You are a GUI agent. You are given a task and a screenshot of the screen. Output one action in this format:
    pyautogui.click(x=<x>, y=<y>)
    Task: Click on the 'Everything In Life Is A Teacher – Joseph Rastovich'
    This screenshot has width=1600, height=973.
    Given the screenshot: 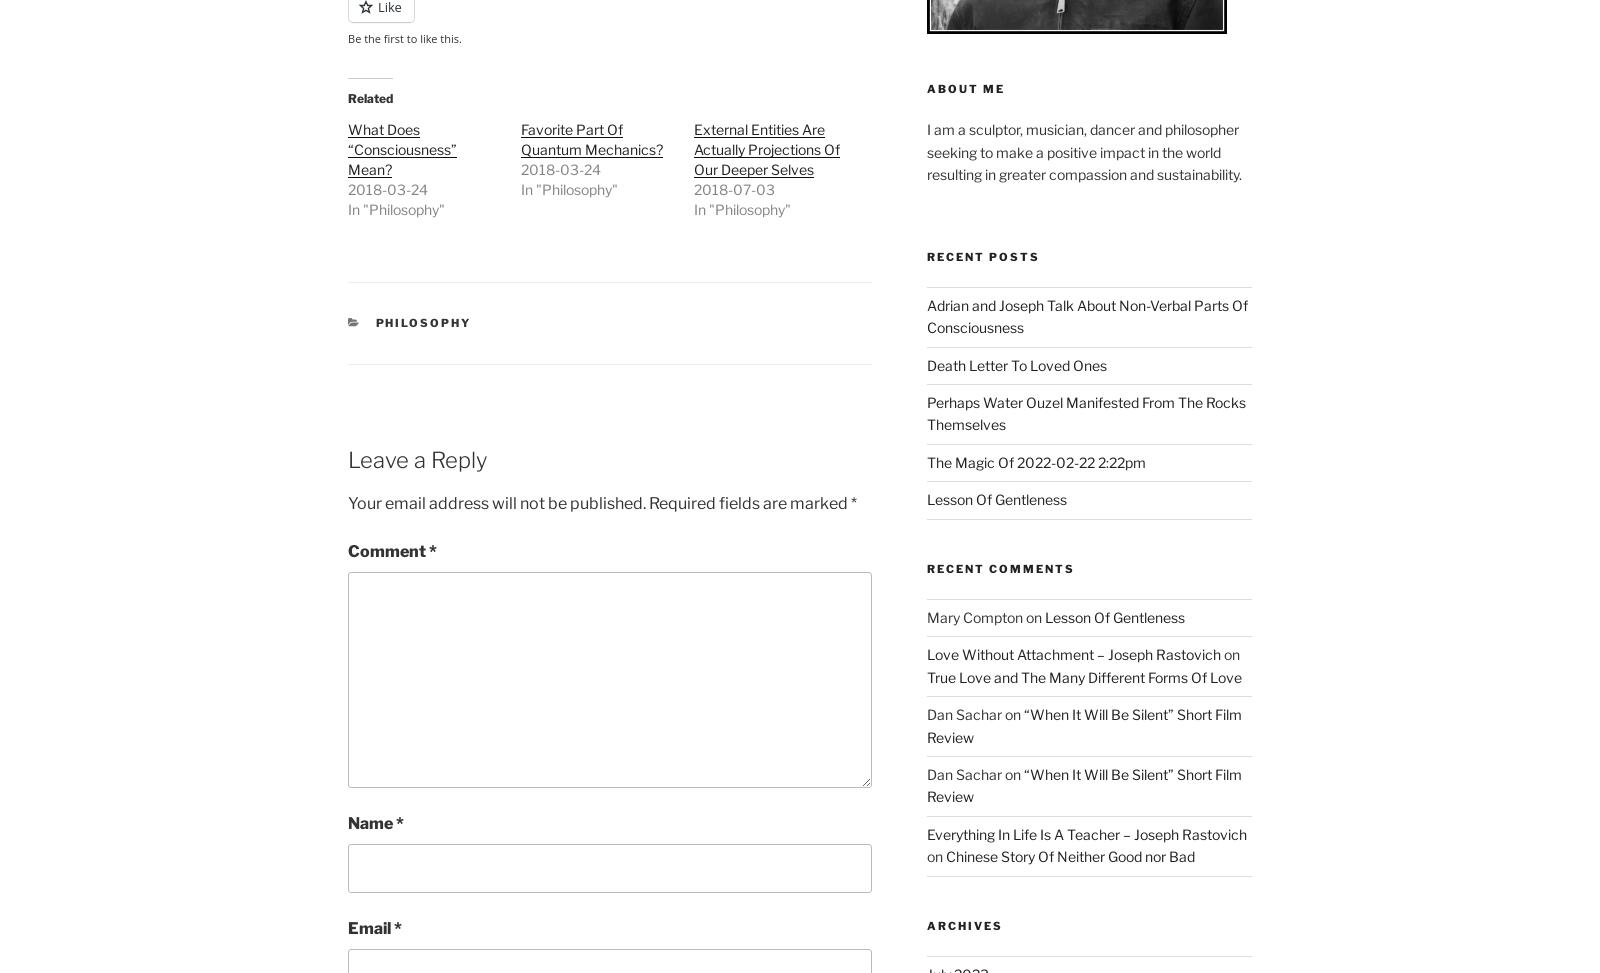 What is the action you would take?
    pyautogui.click(x=1085, y=832)
    